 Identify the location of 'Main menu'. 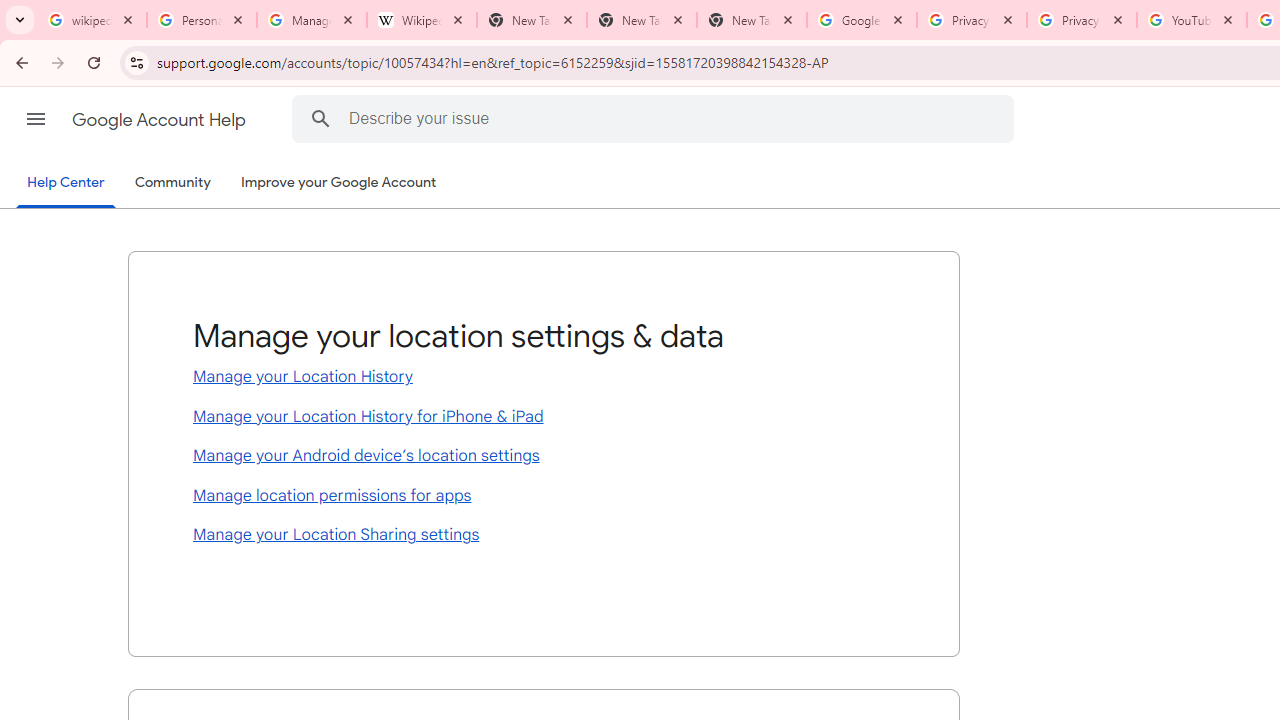
(35, 119).